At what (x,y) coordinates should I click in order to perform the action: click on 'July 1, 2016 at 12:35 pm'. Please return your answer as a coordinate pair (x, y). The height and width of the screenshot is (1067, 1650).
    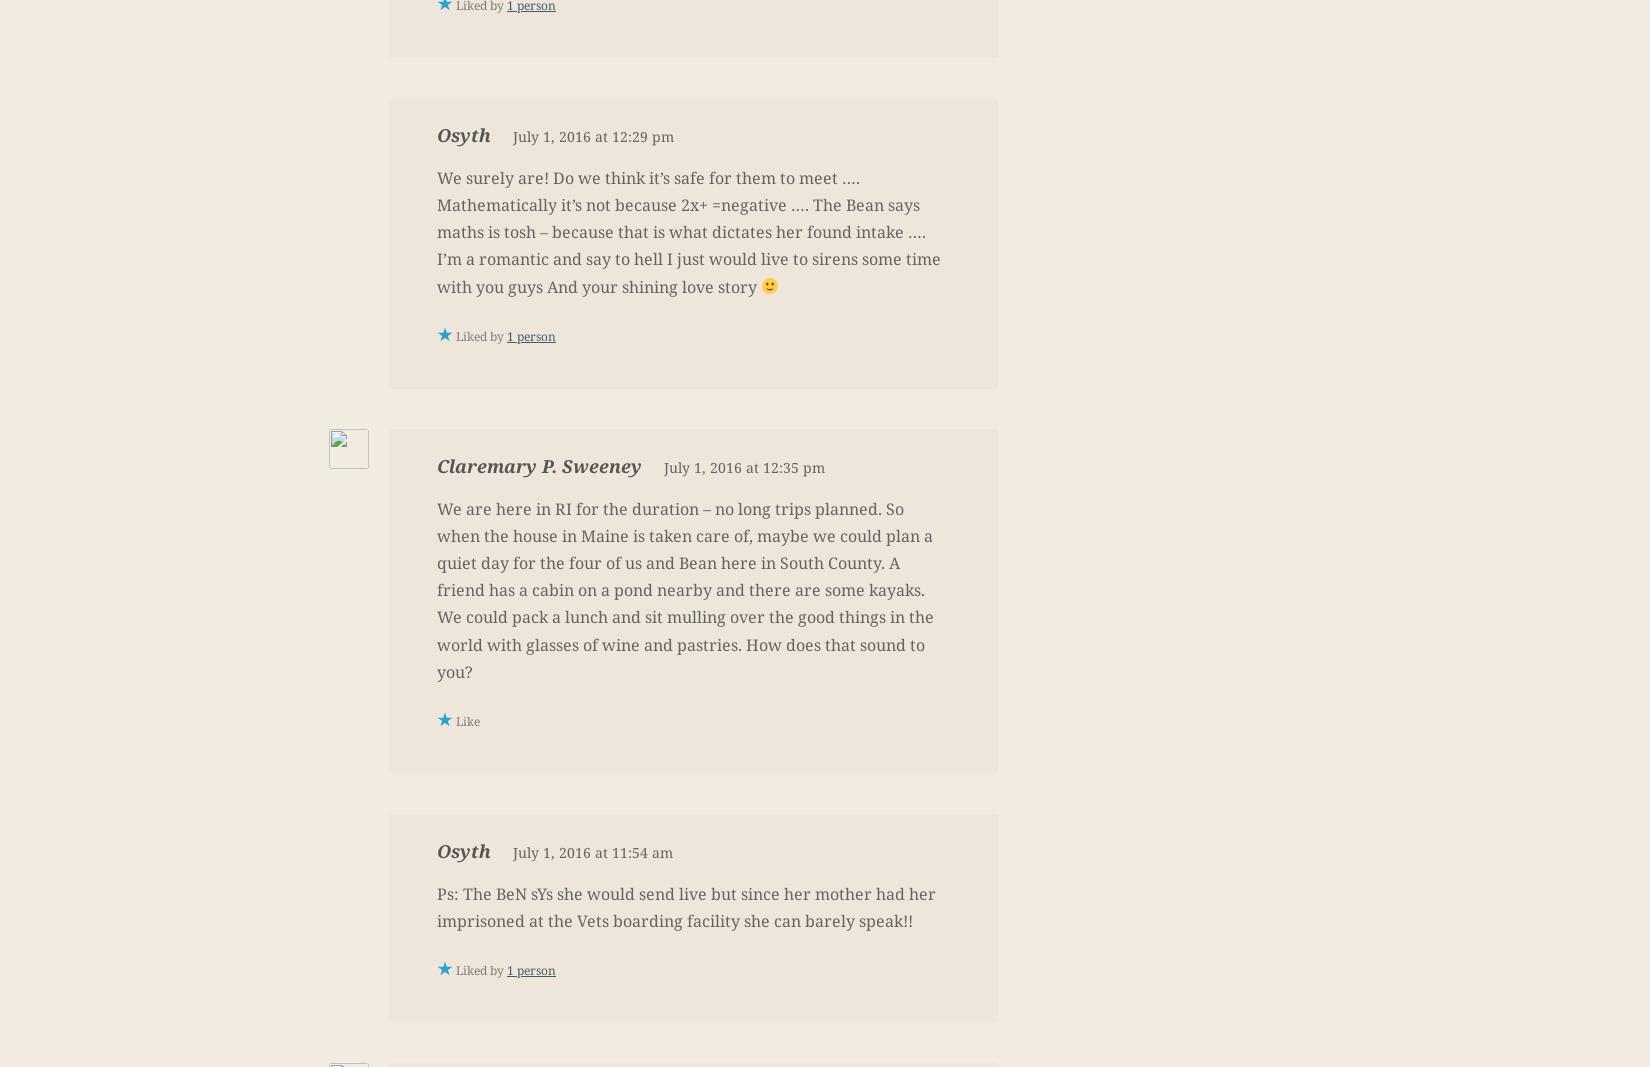
    Looking at the image, I should click on (743, 465).